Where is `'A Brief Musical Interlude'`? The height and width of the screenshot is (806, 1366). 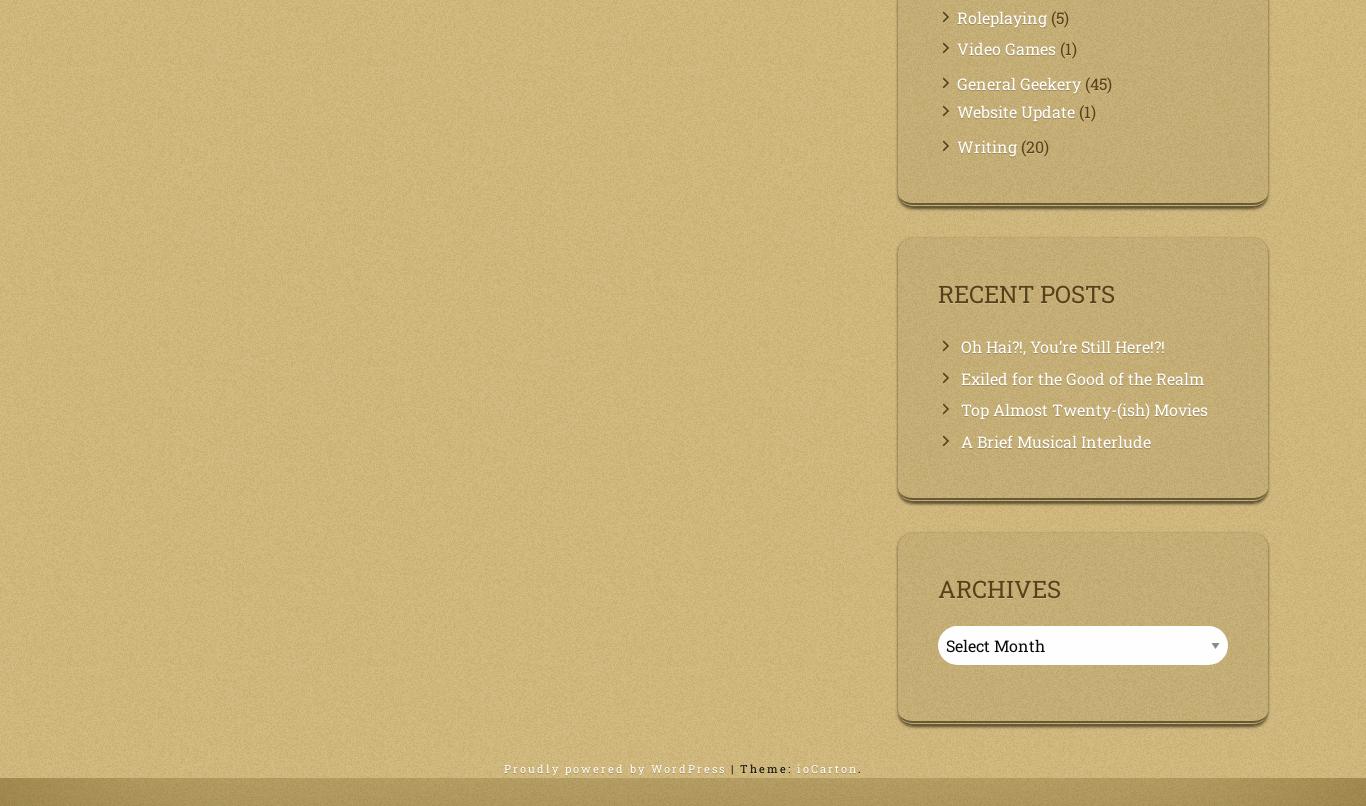 'A Brief Musical Interlude' is located at coordinates (960, 441).